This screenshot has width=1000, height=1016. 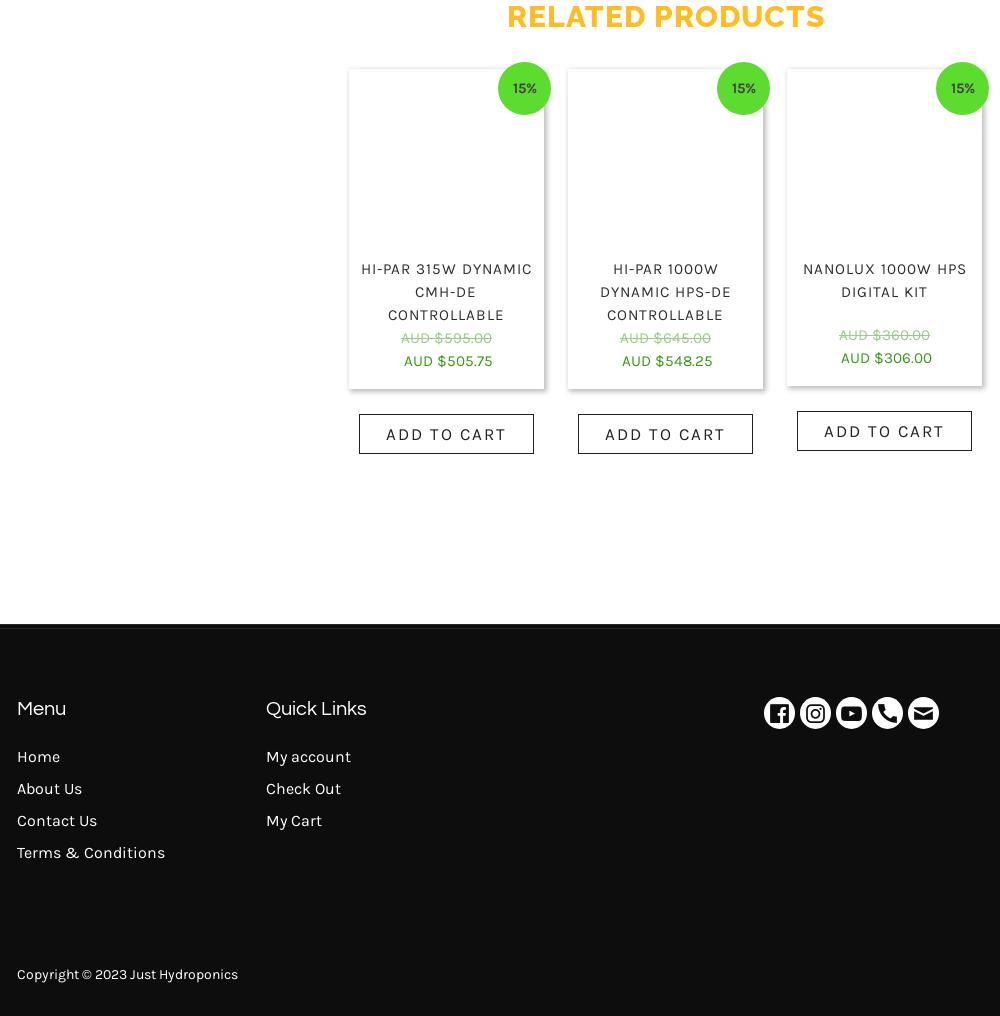 I want to click on 'Quick Links', so click(x=266, y=708).